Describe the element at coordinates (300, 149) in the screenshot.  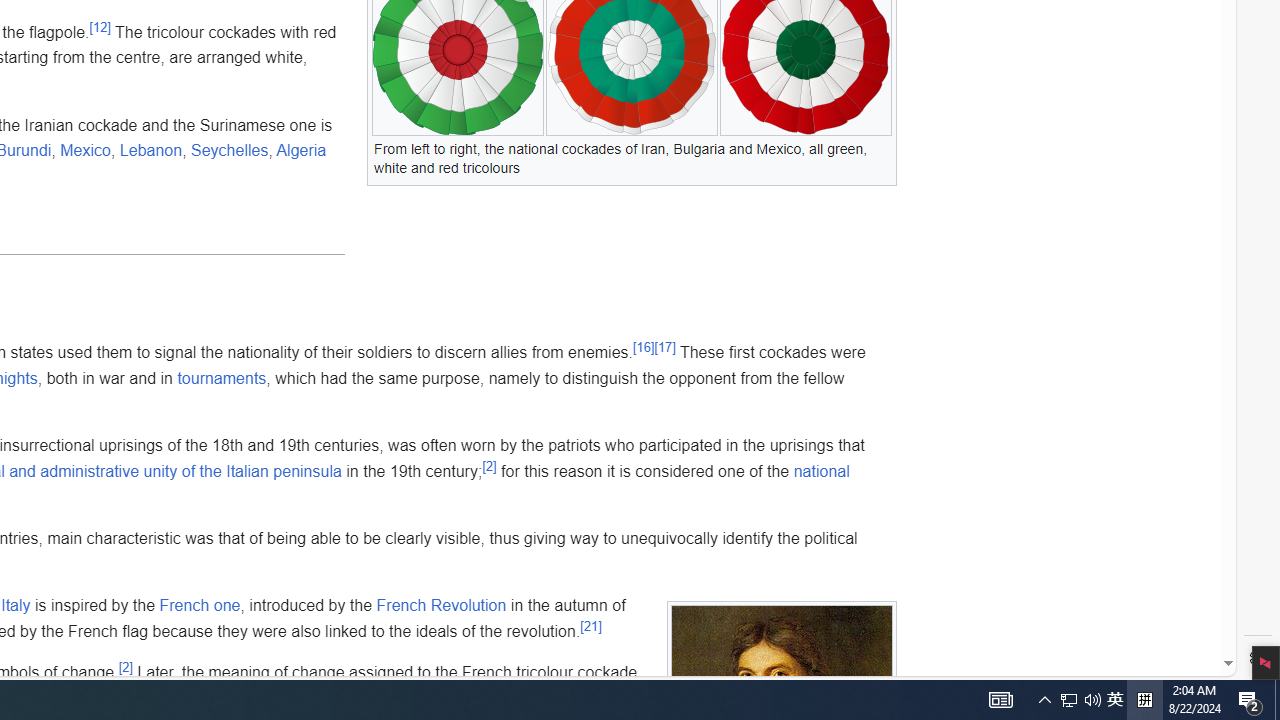
I see `'Algeria'` at that location.